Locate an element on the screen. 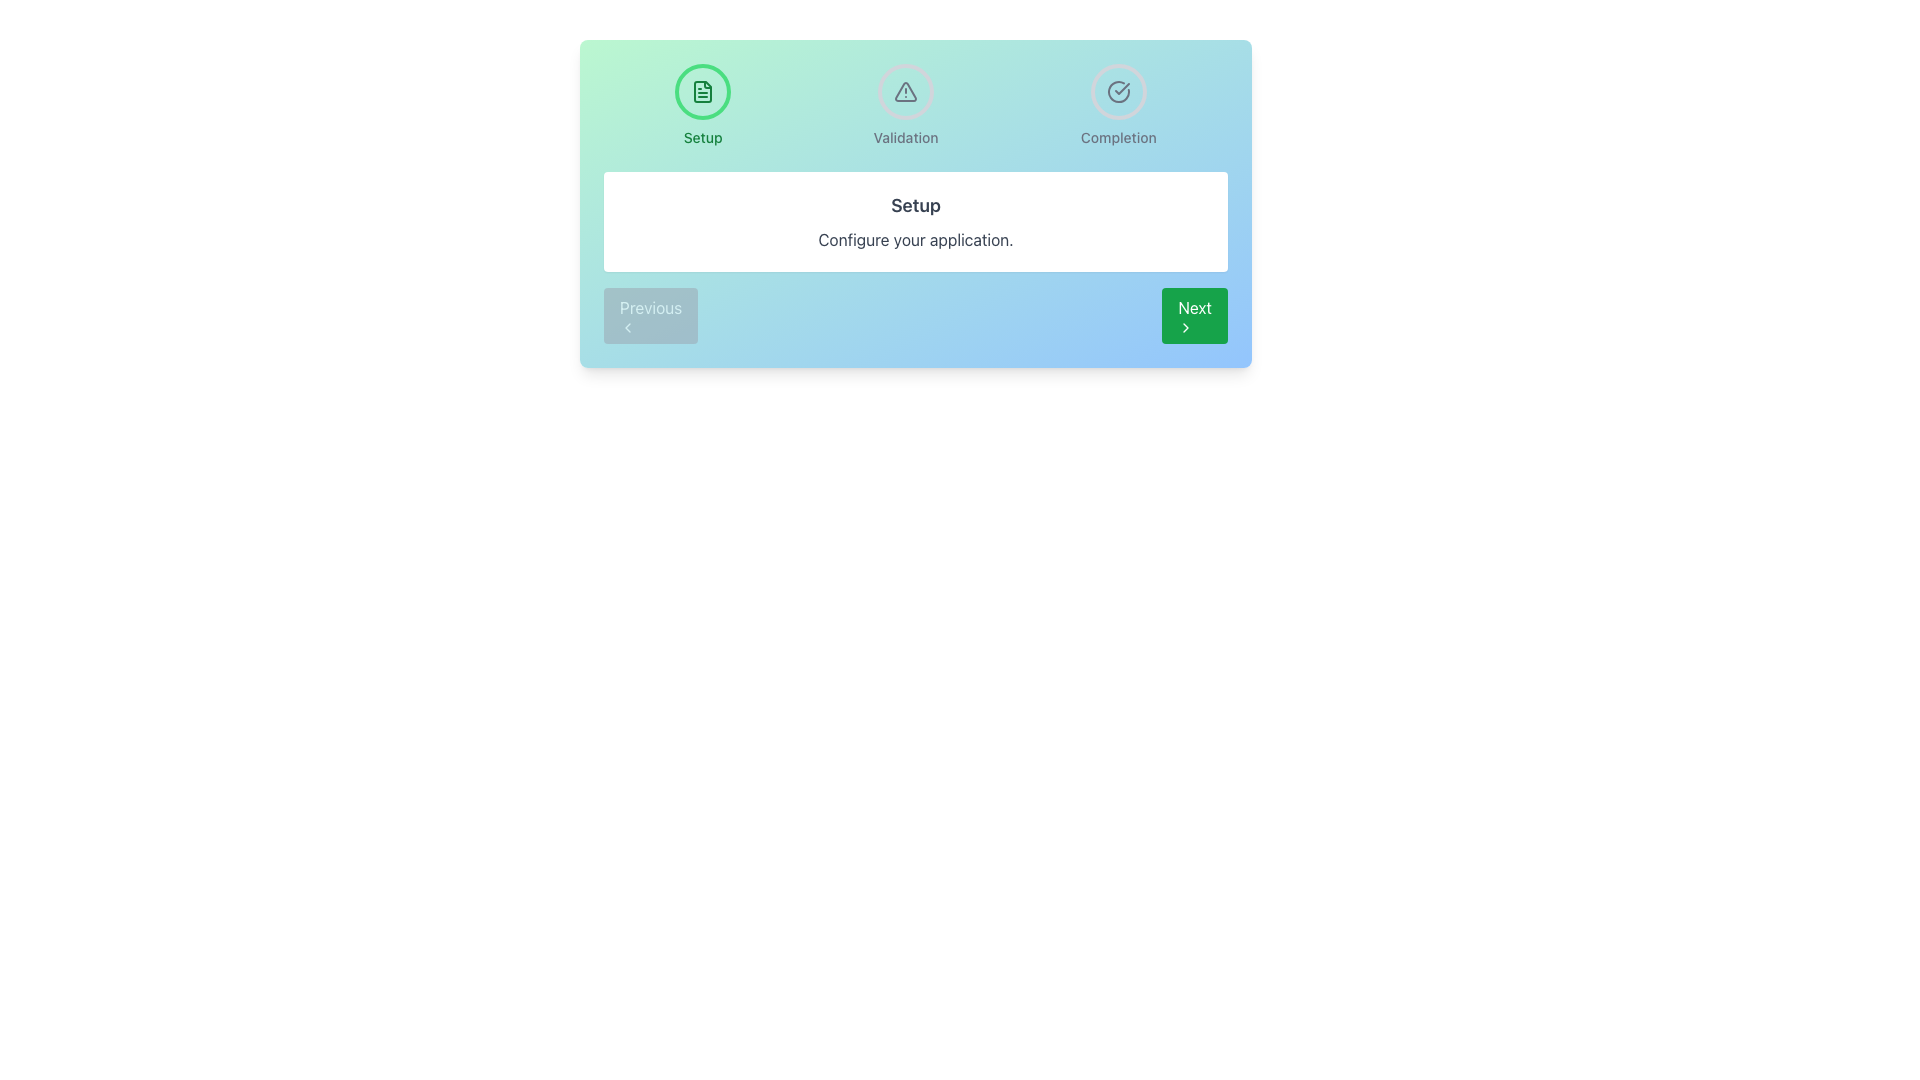 This screenshot has width=1920, height=1080. the text label element that provides supporting information or instructions under the setup section, located beneath the 'Setup' label is located at coordinates (915, 238).